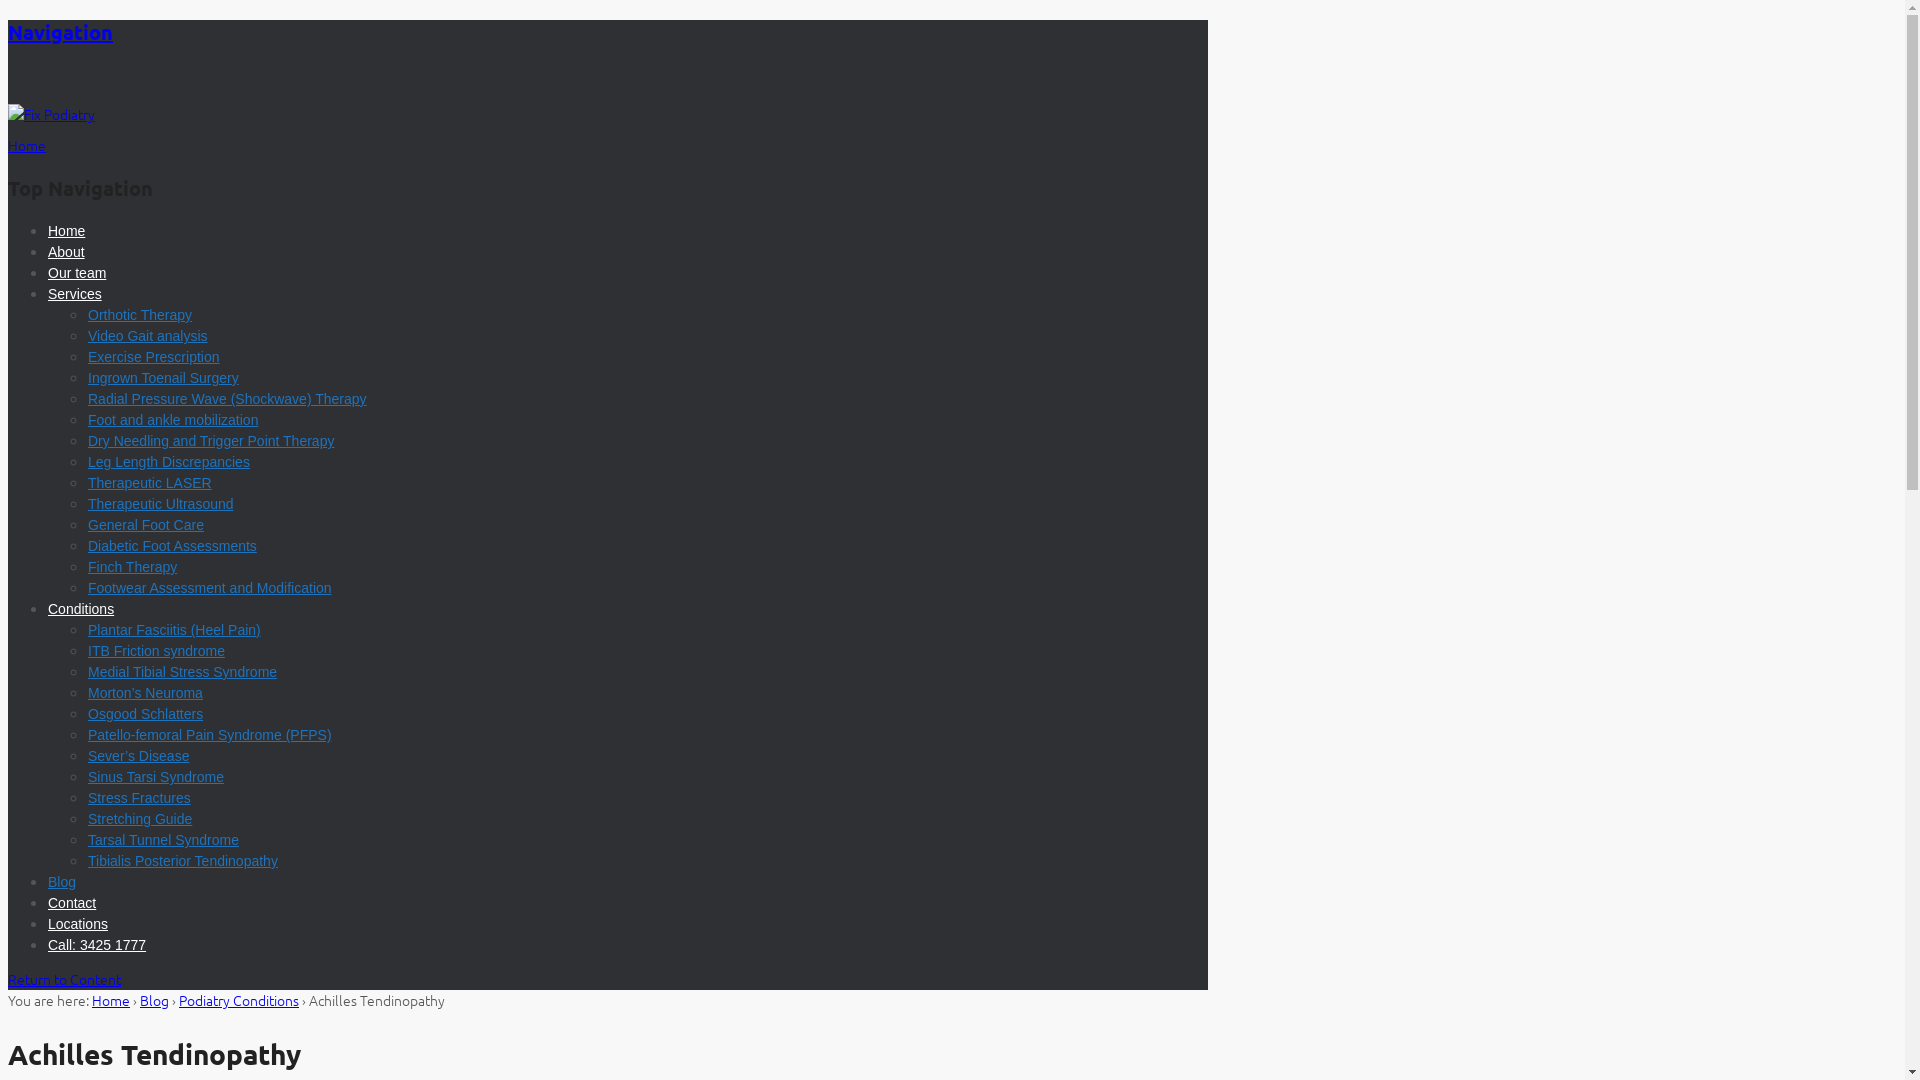 The height and width of the screenshot is (1080, 1920). I want to click on 'Locations', so click(77, 924).